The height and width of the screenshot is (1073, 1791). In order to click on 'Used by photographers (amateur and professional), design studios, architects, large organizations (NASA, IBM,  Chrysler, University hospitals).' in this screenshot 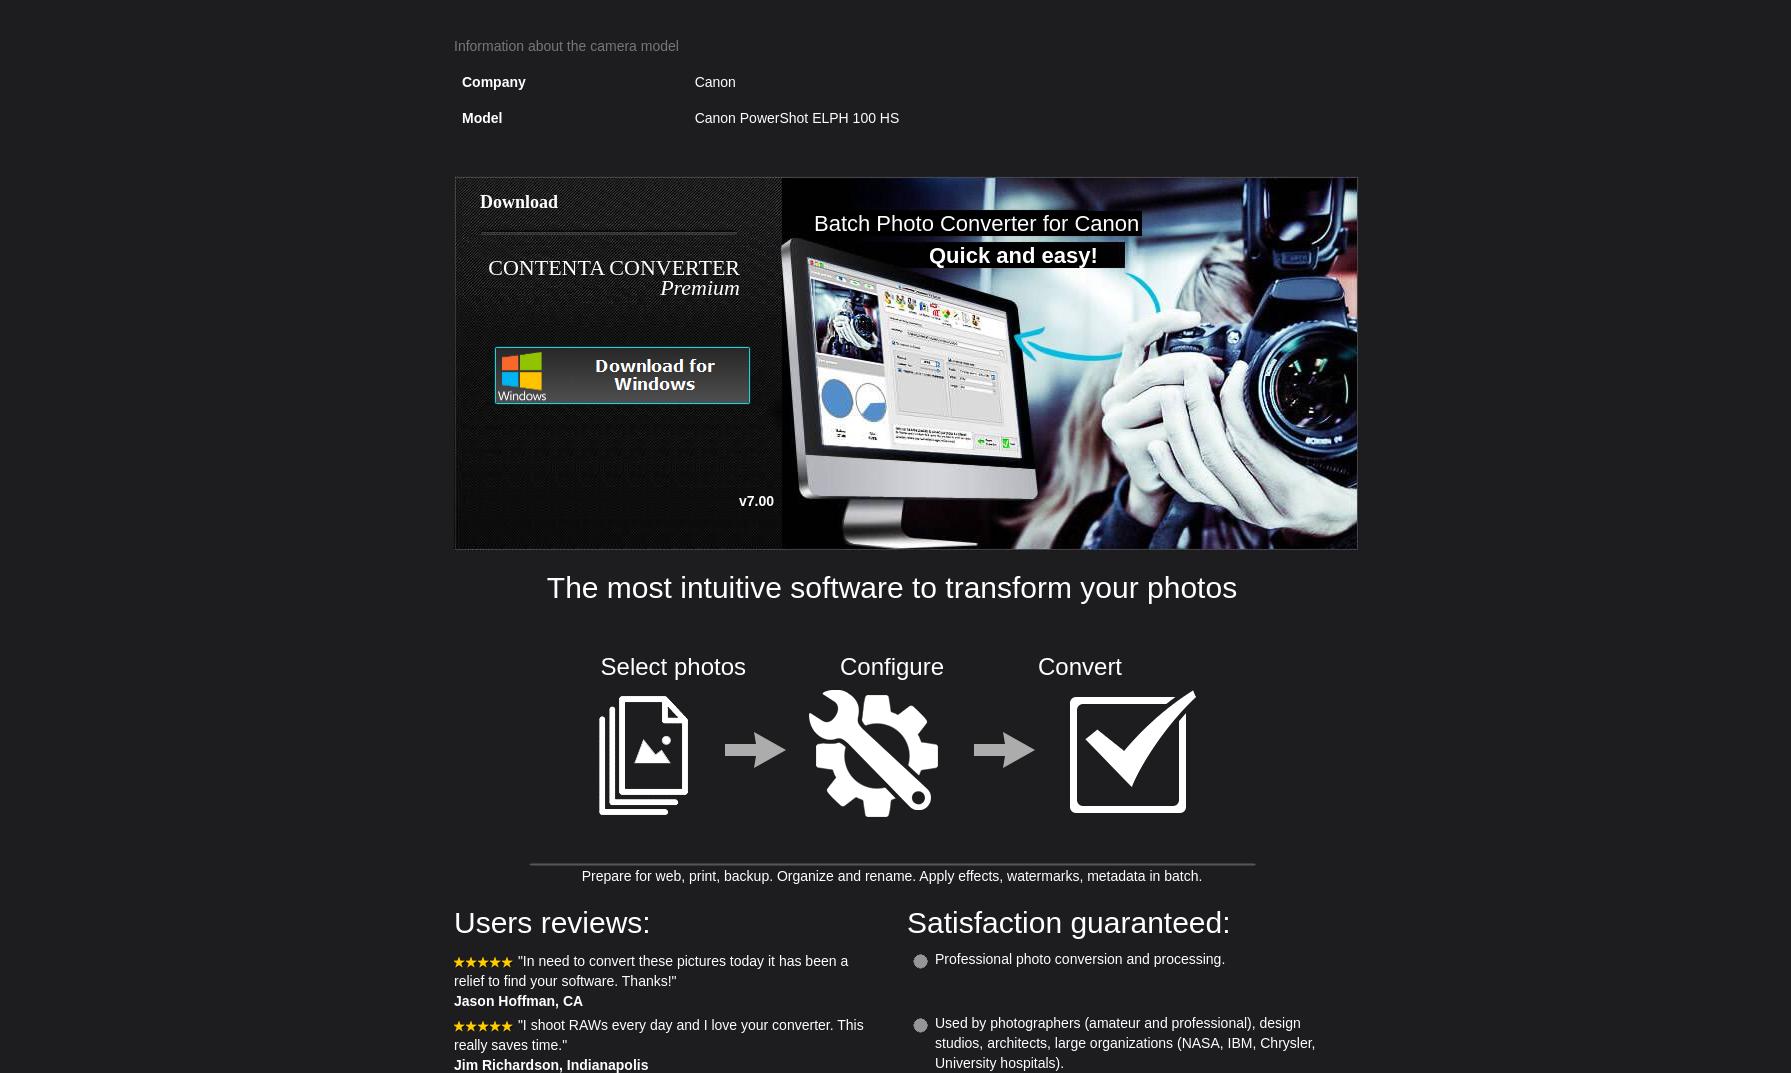, I will do `click(1123, 1042)`.